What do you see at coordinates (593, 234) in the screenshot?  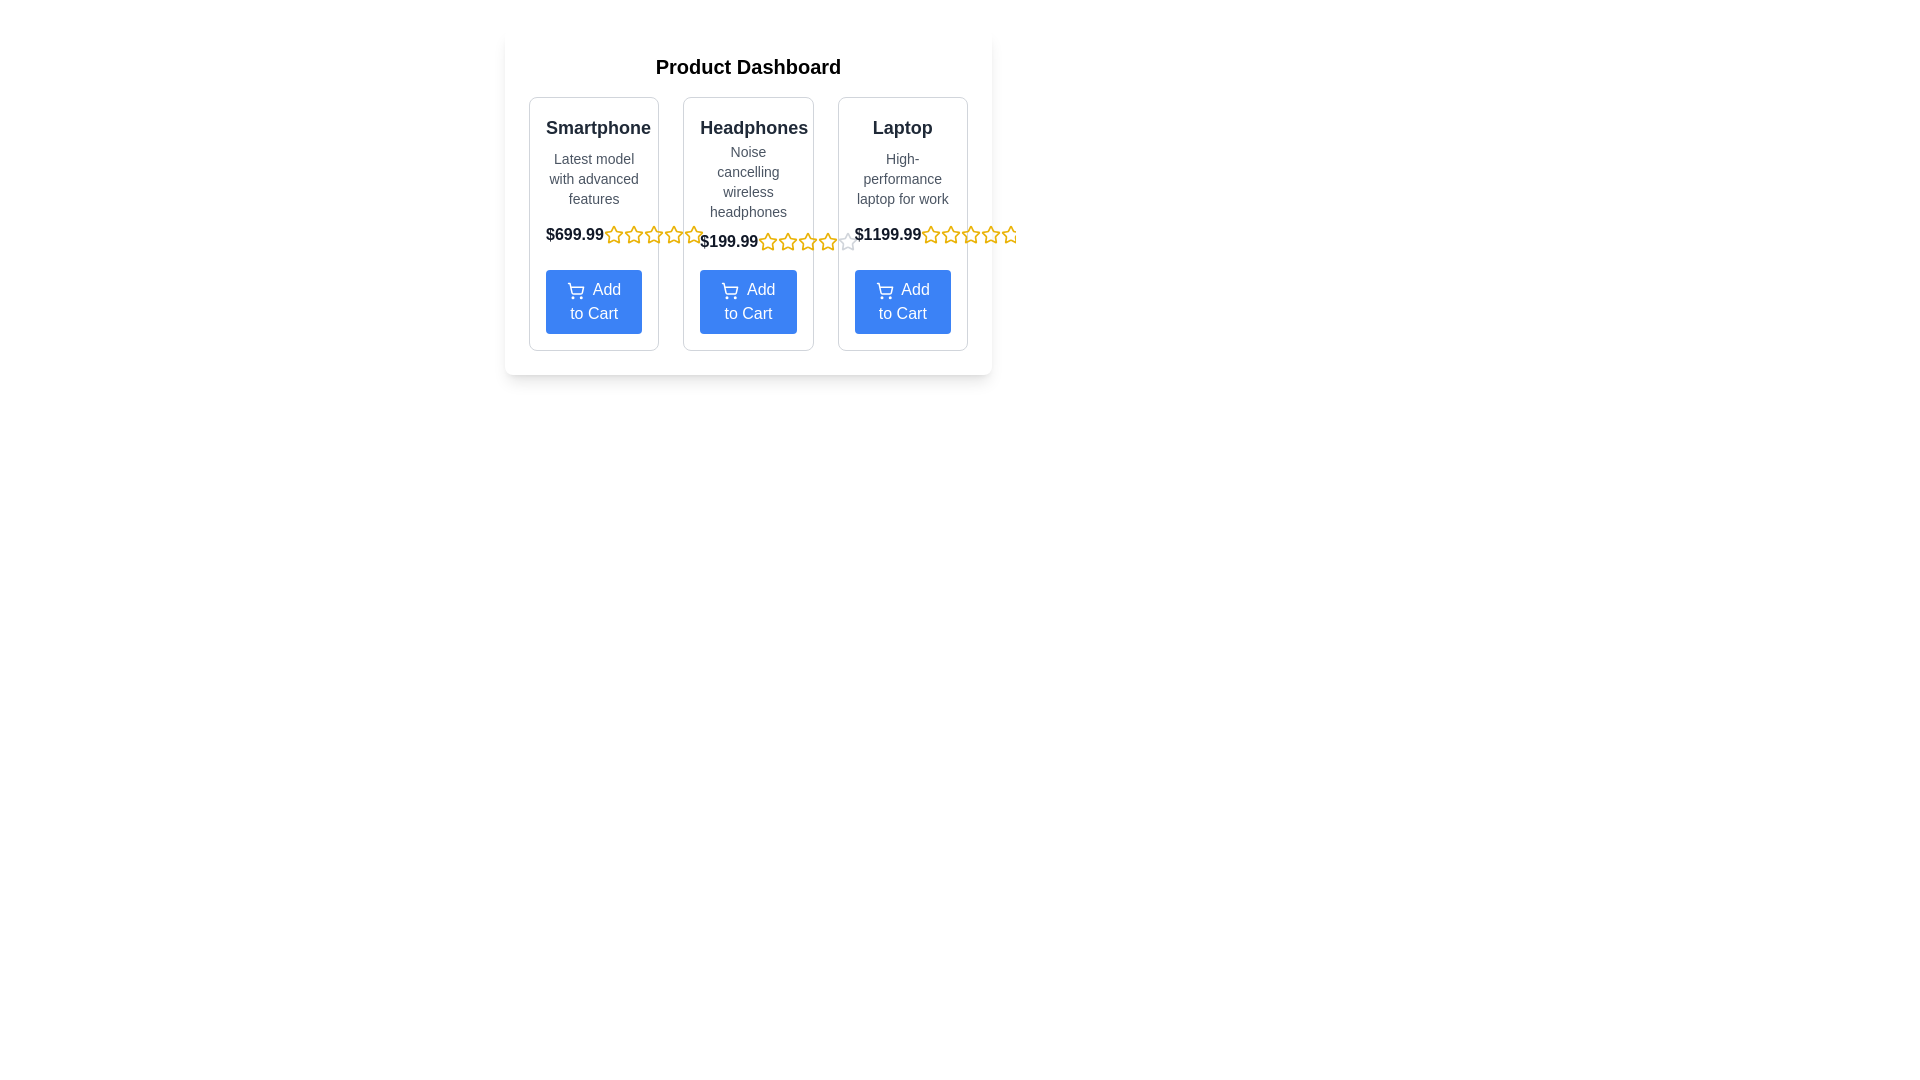 I see `the bold text label displaying the monetary value '$699.99', which is positioned adjacent to the yellow star icons and above the 'Add to Cart' button in the 'Smartphone' section` at bounding box center [593, 234].